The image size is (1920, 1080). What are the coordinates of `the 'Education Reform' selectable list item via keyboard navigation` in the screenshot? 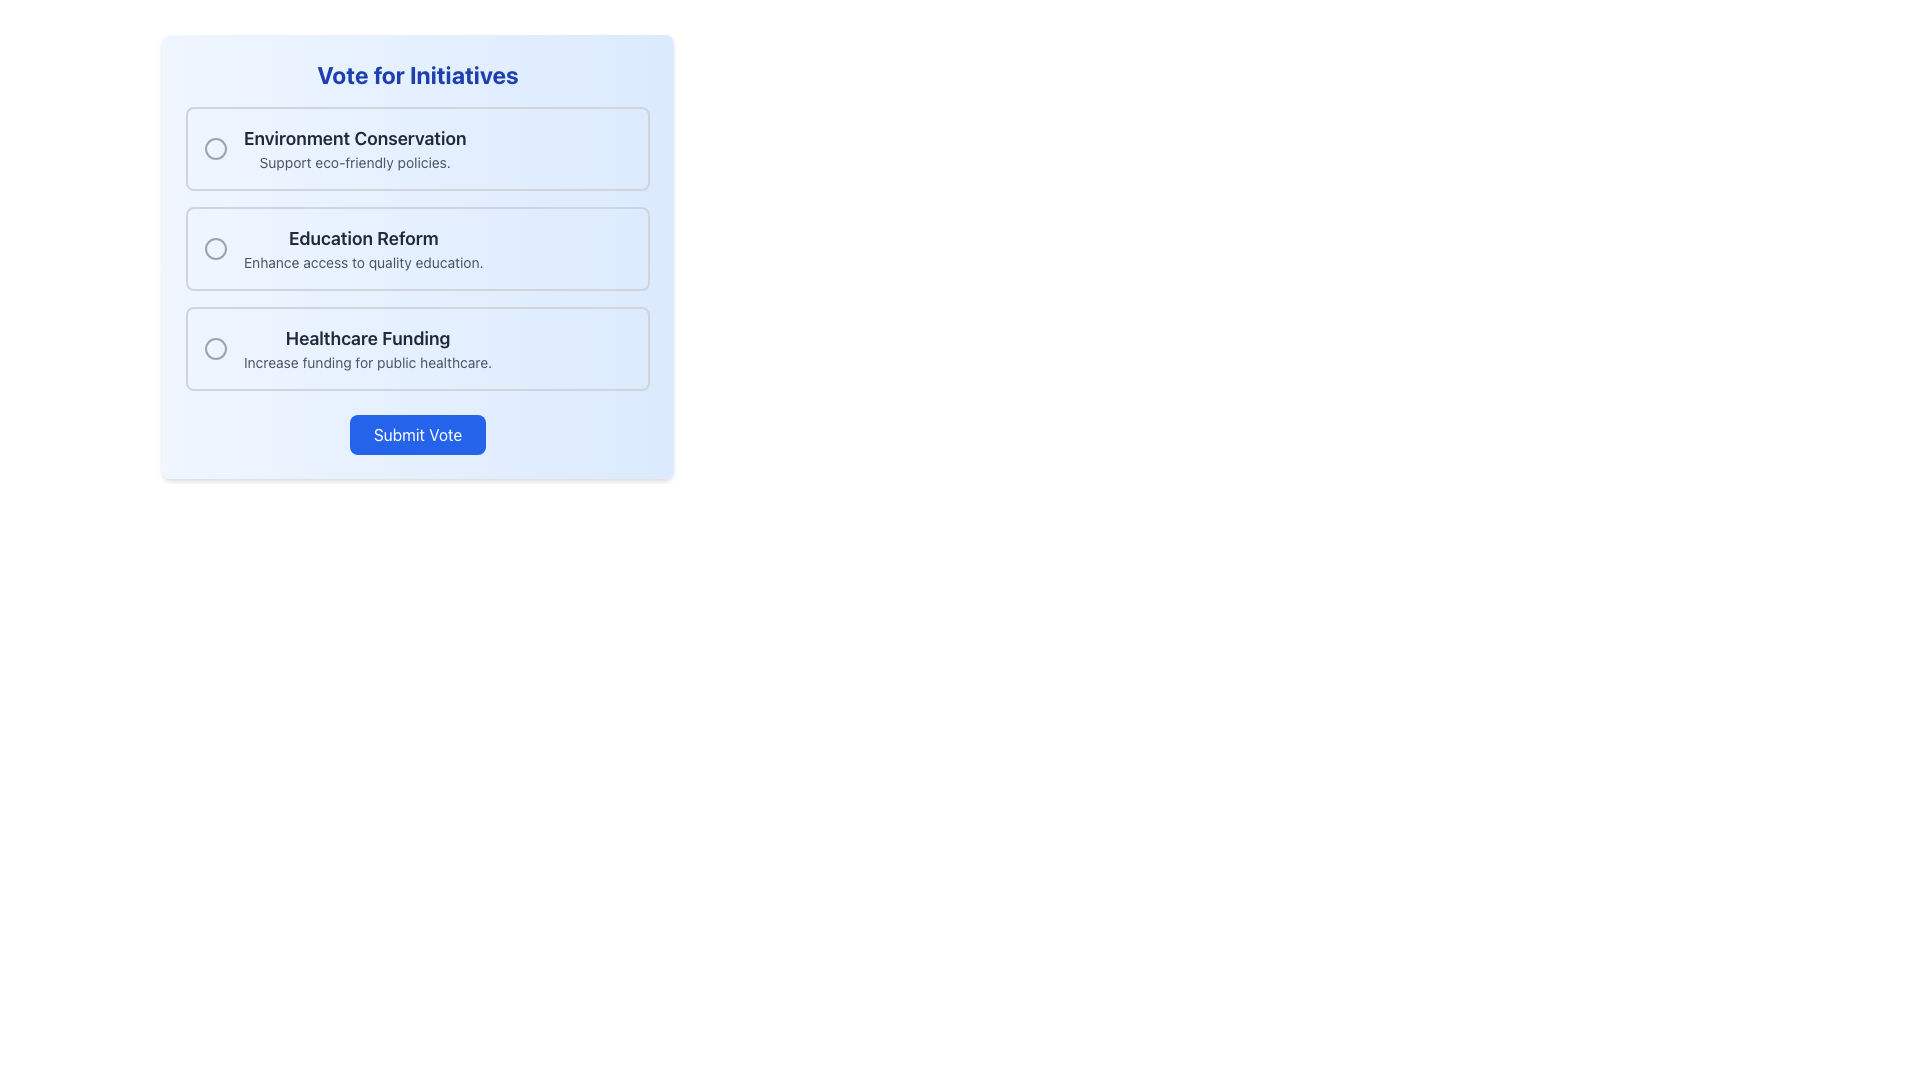 It's located at (416, 248).